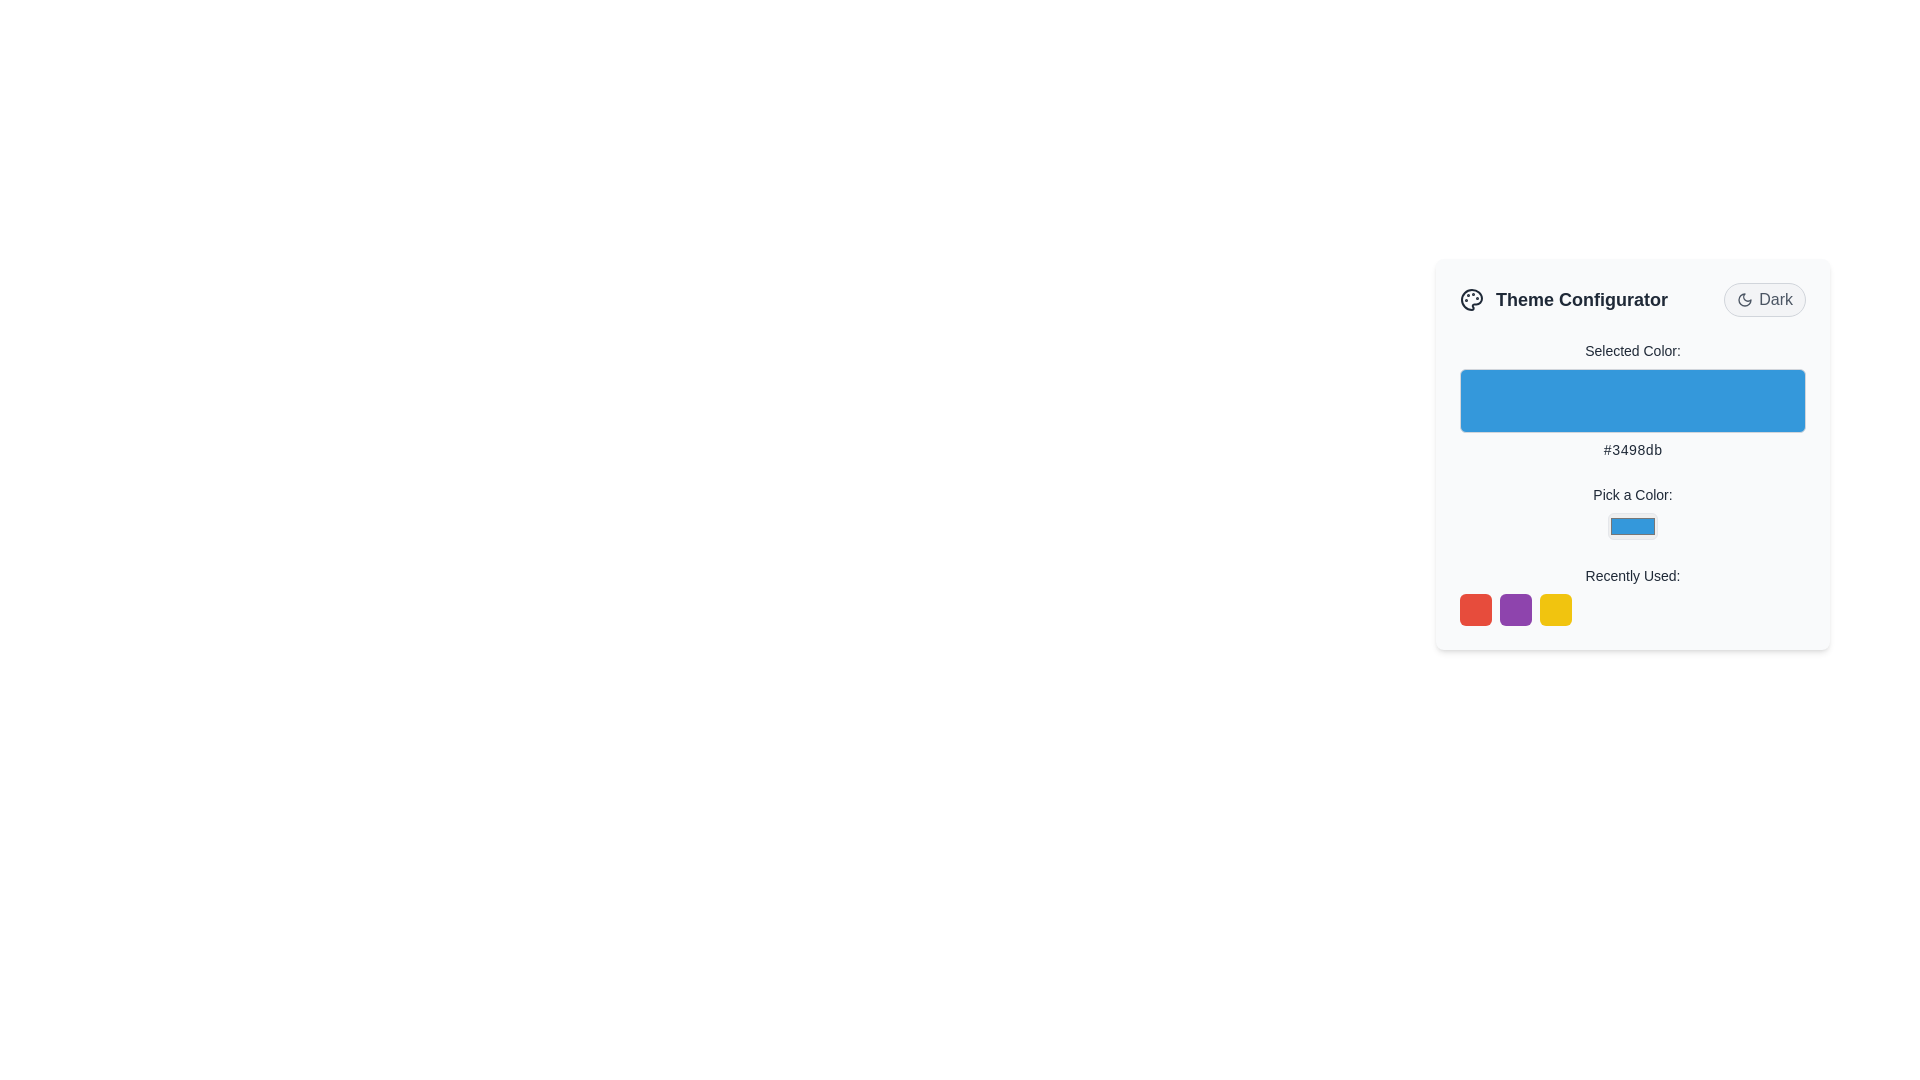  I want to click on the moon-shaped icon with a grayish outline, which is part of the 'Dark' button located at the top-right corner of the theme configuration card, so click(1744, 300).